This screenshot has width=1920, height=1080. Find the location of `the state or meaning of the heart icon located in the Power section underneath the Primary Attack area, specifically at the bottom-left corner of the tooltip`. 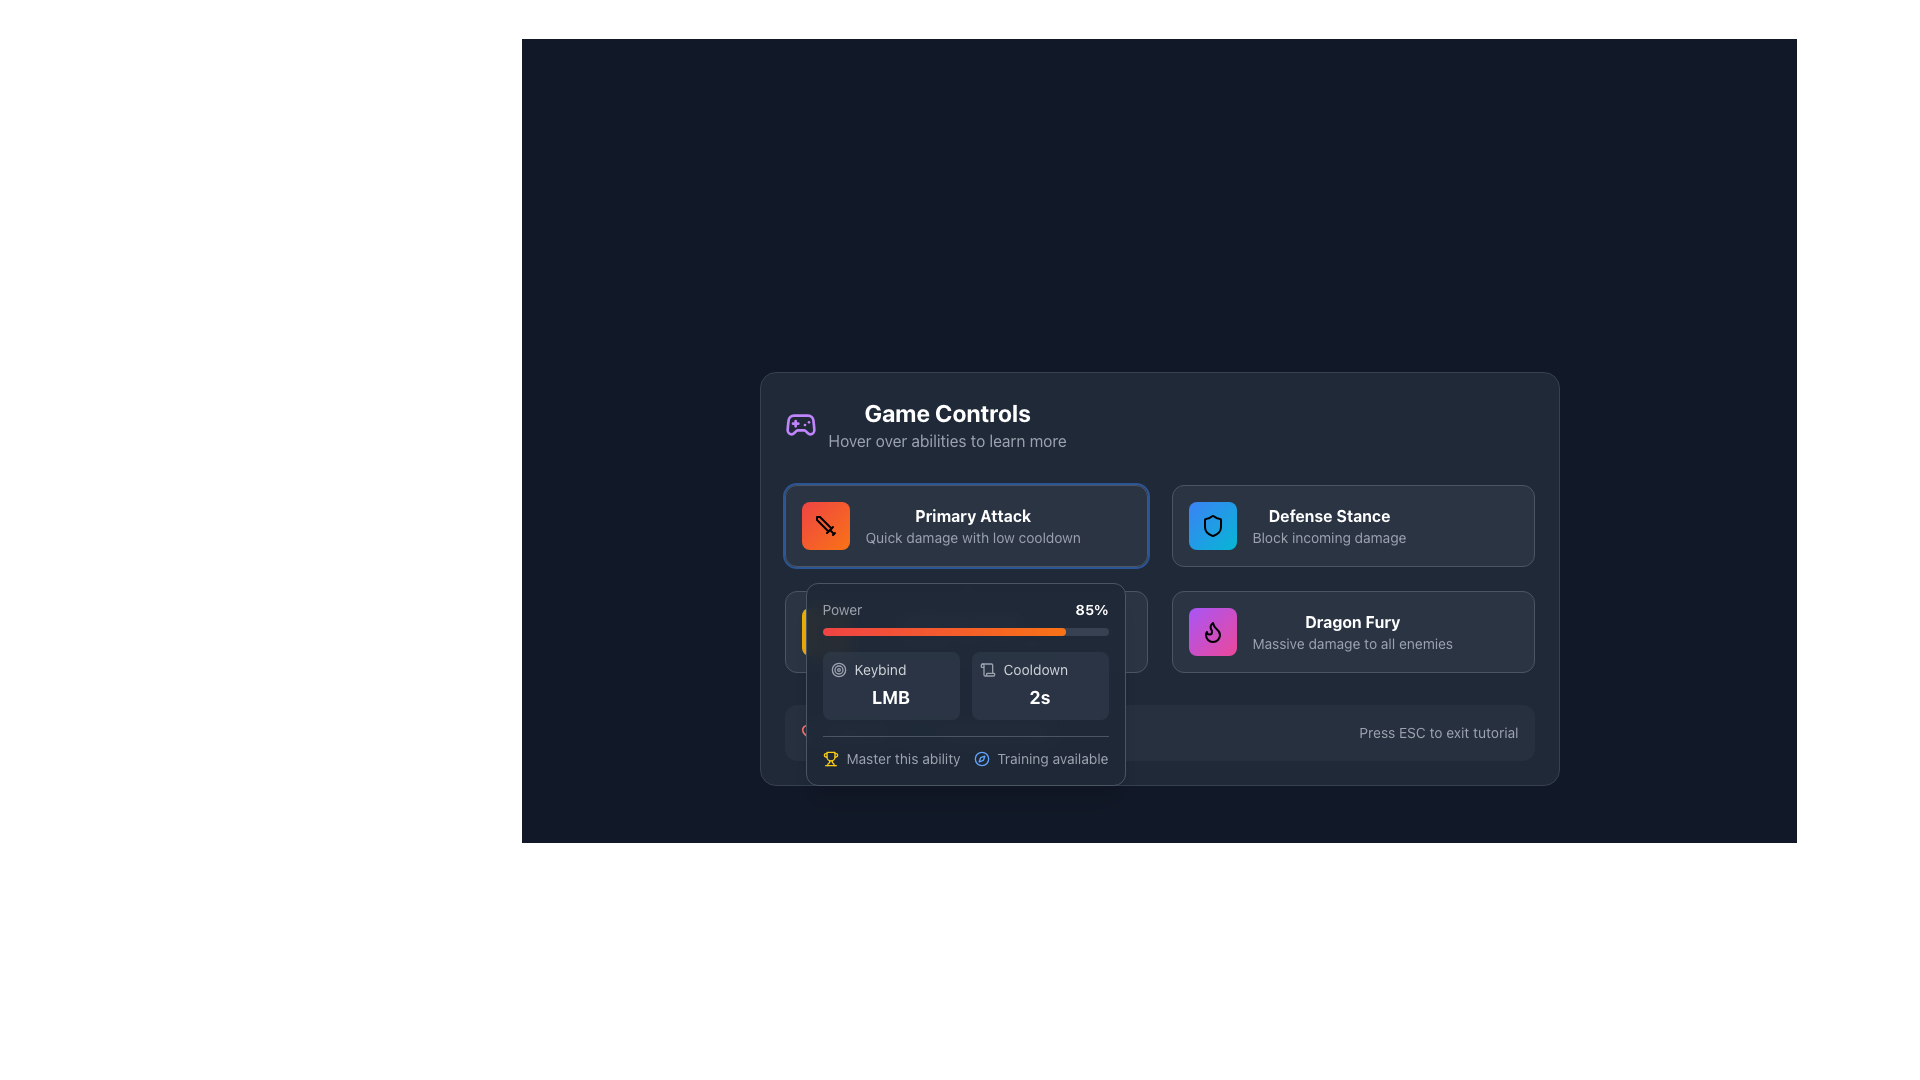

the state or meaning of the heart icon located in the Power section underneath the Primary Attack area, specifically at the bottom-left corner of the tooltip is located at coordinates (810, 732).